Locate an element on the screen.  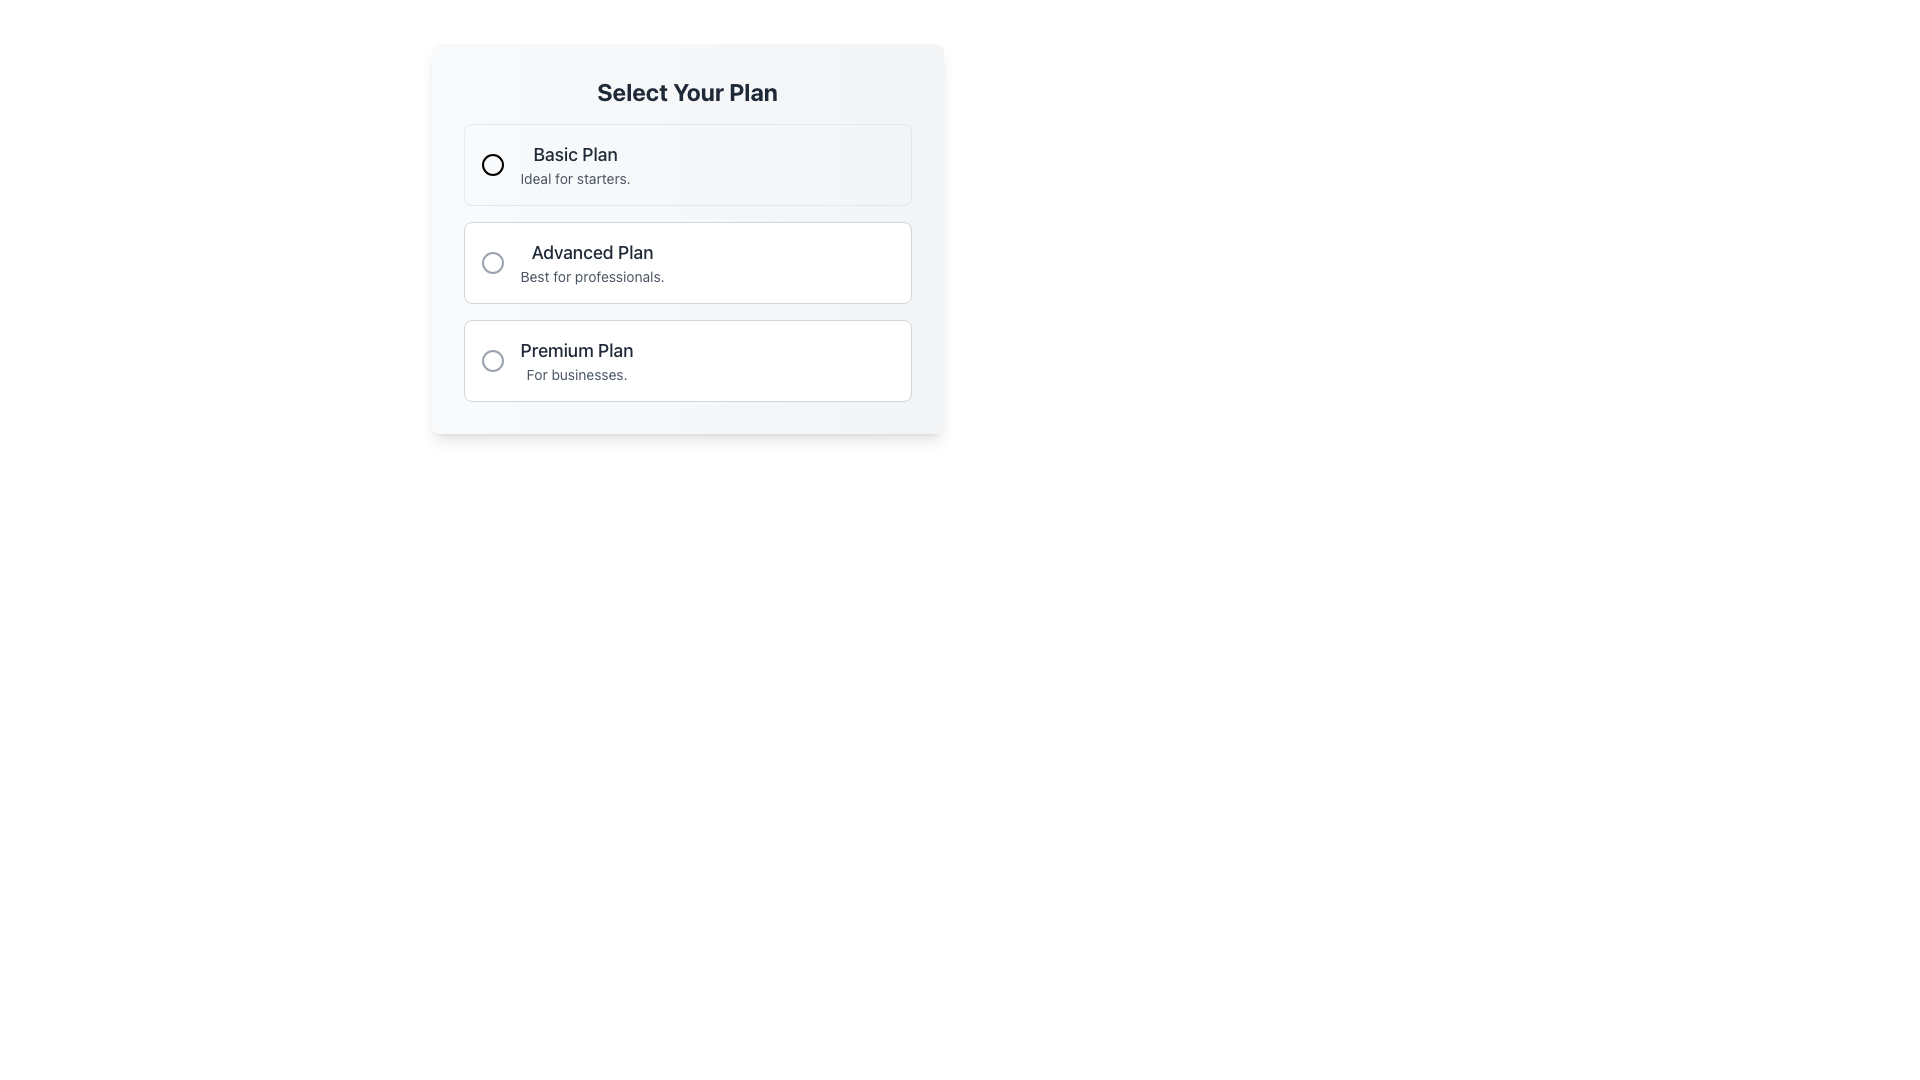
the 'Premium Plan' static text label, which serves as the title for this subscription option in the plan selection list, located directly above the description text 'For businesses.' is located at coordinates (575, 350).